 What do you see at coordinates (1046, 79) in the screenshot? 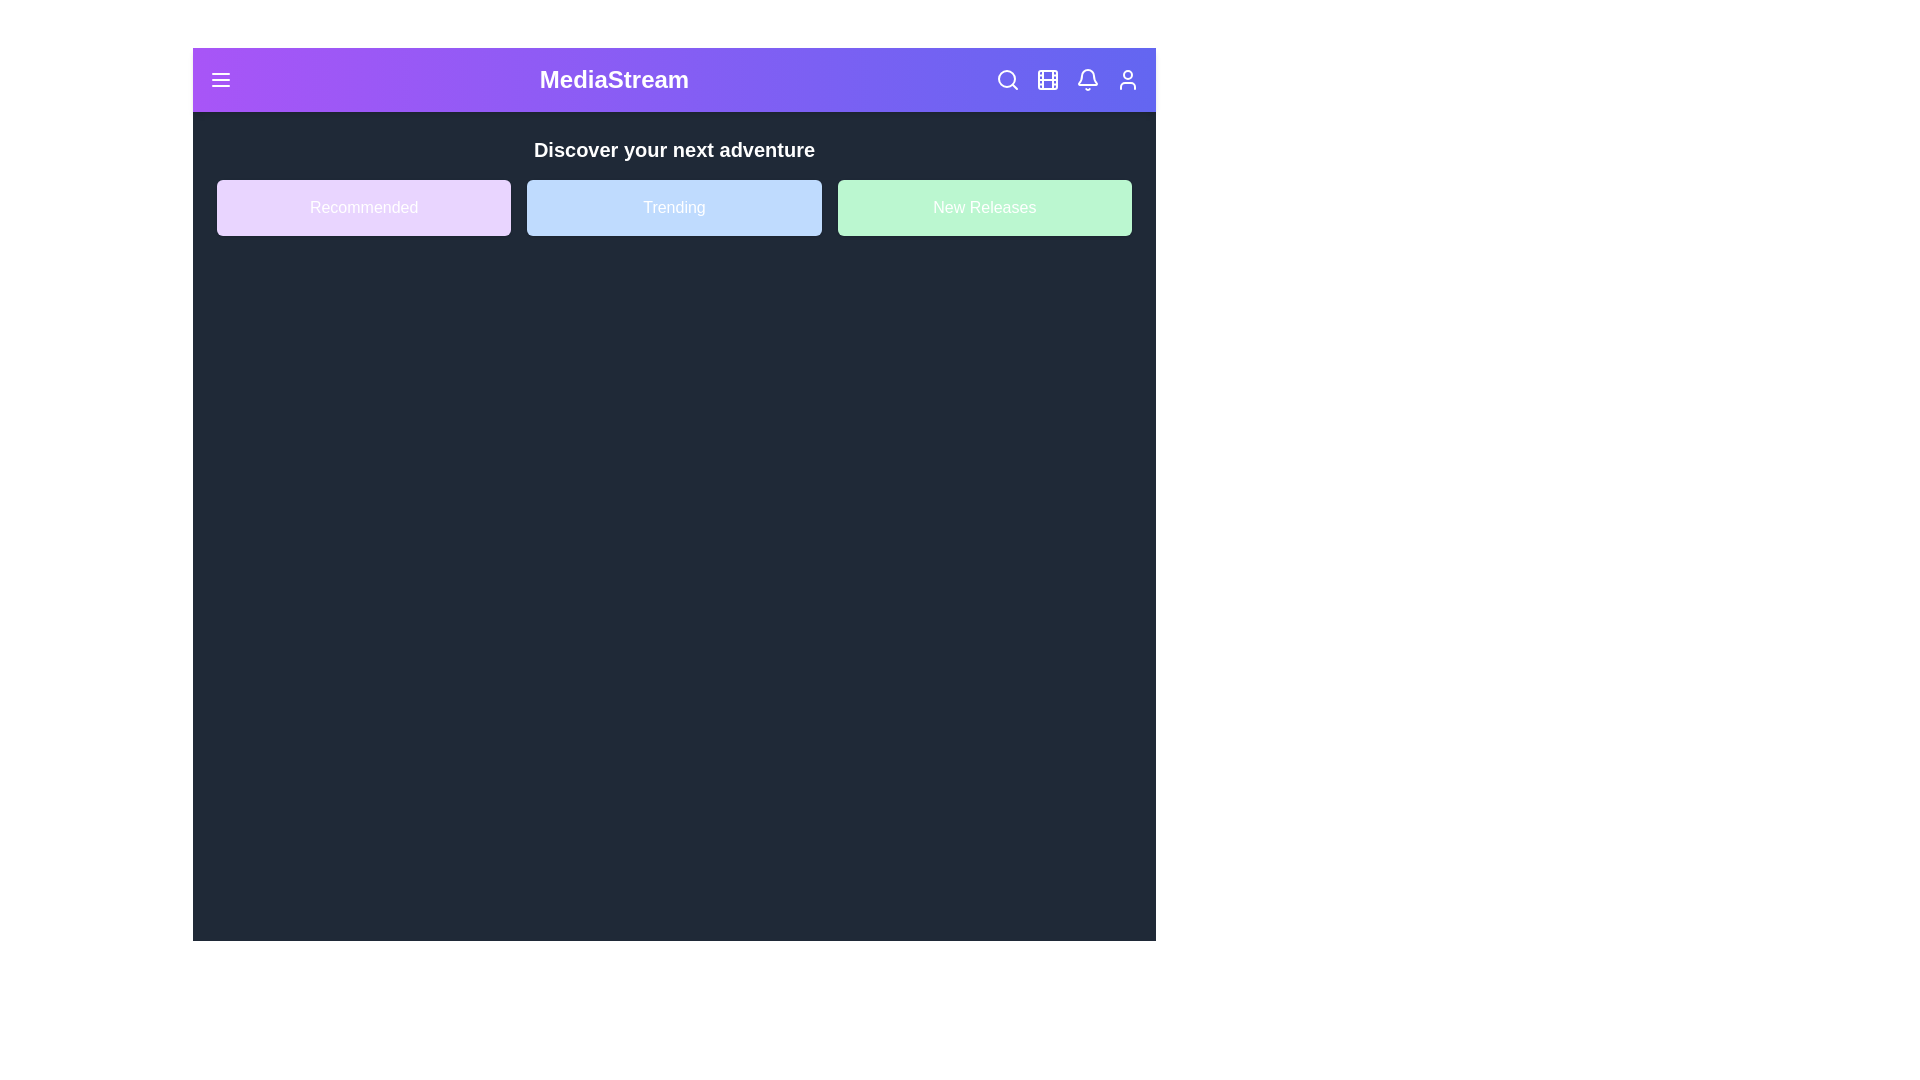
I see `the theme toggle button in the app bar to switch themes` at bounding box center [1046, 79].